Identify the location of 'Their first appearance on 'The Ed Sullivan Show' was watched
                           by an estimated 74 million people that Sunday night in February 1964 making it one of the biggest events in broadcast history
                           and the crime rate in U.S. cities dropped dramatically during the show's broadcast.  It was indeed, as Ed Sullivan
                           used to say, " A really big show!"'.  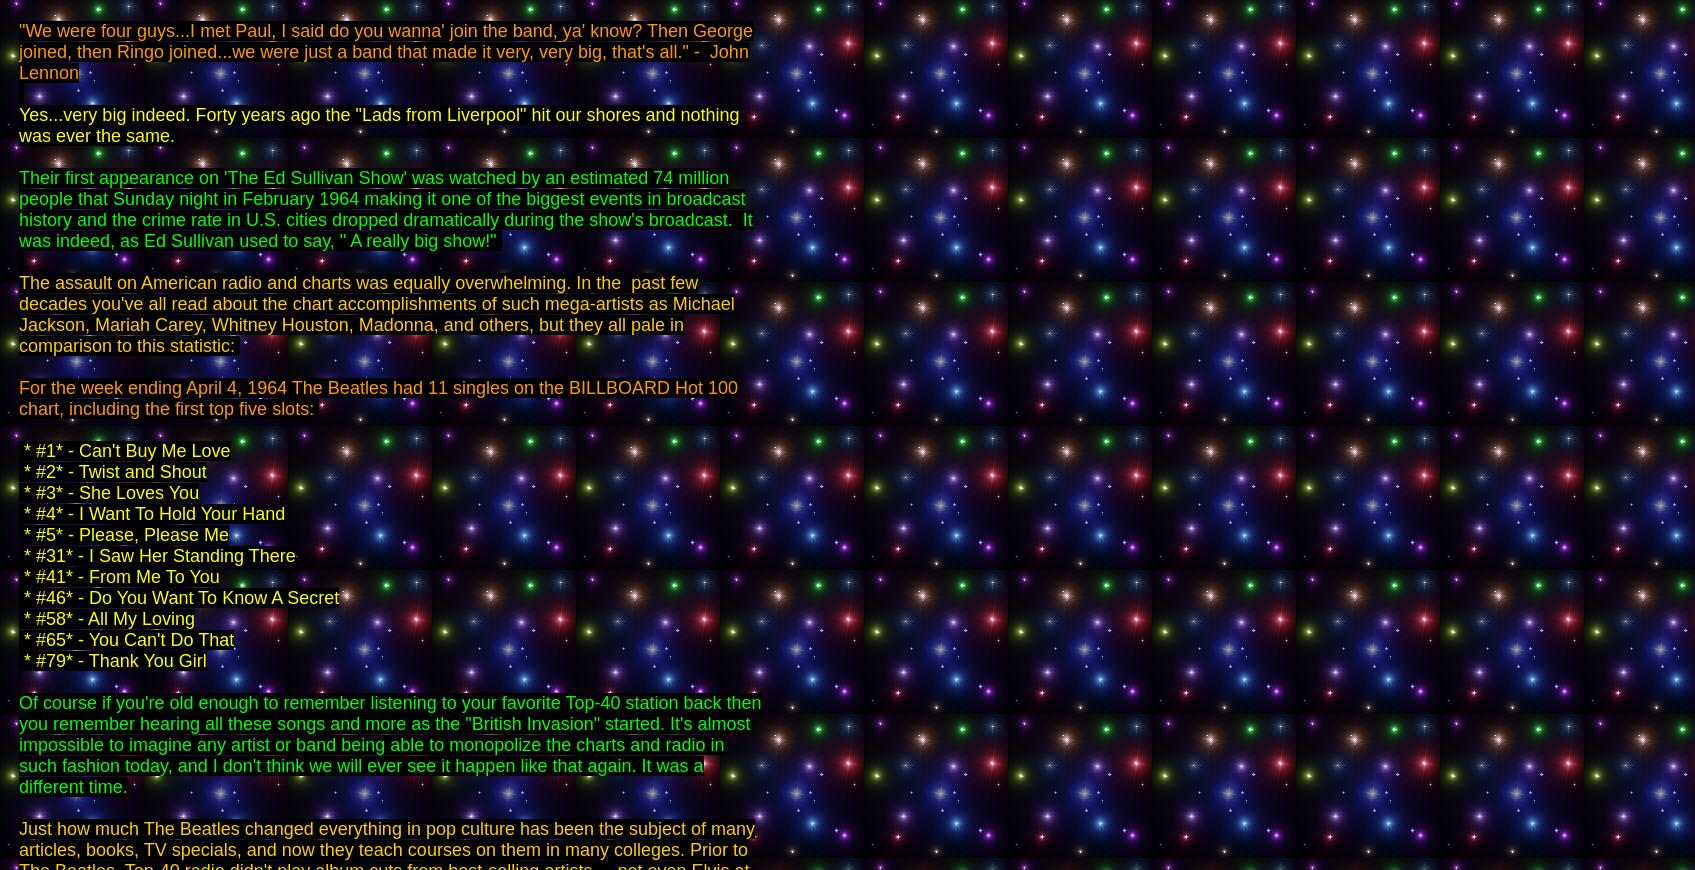
(18, 208).